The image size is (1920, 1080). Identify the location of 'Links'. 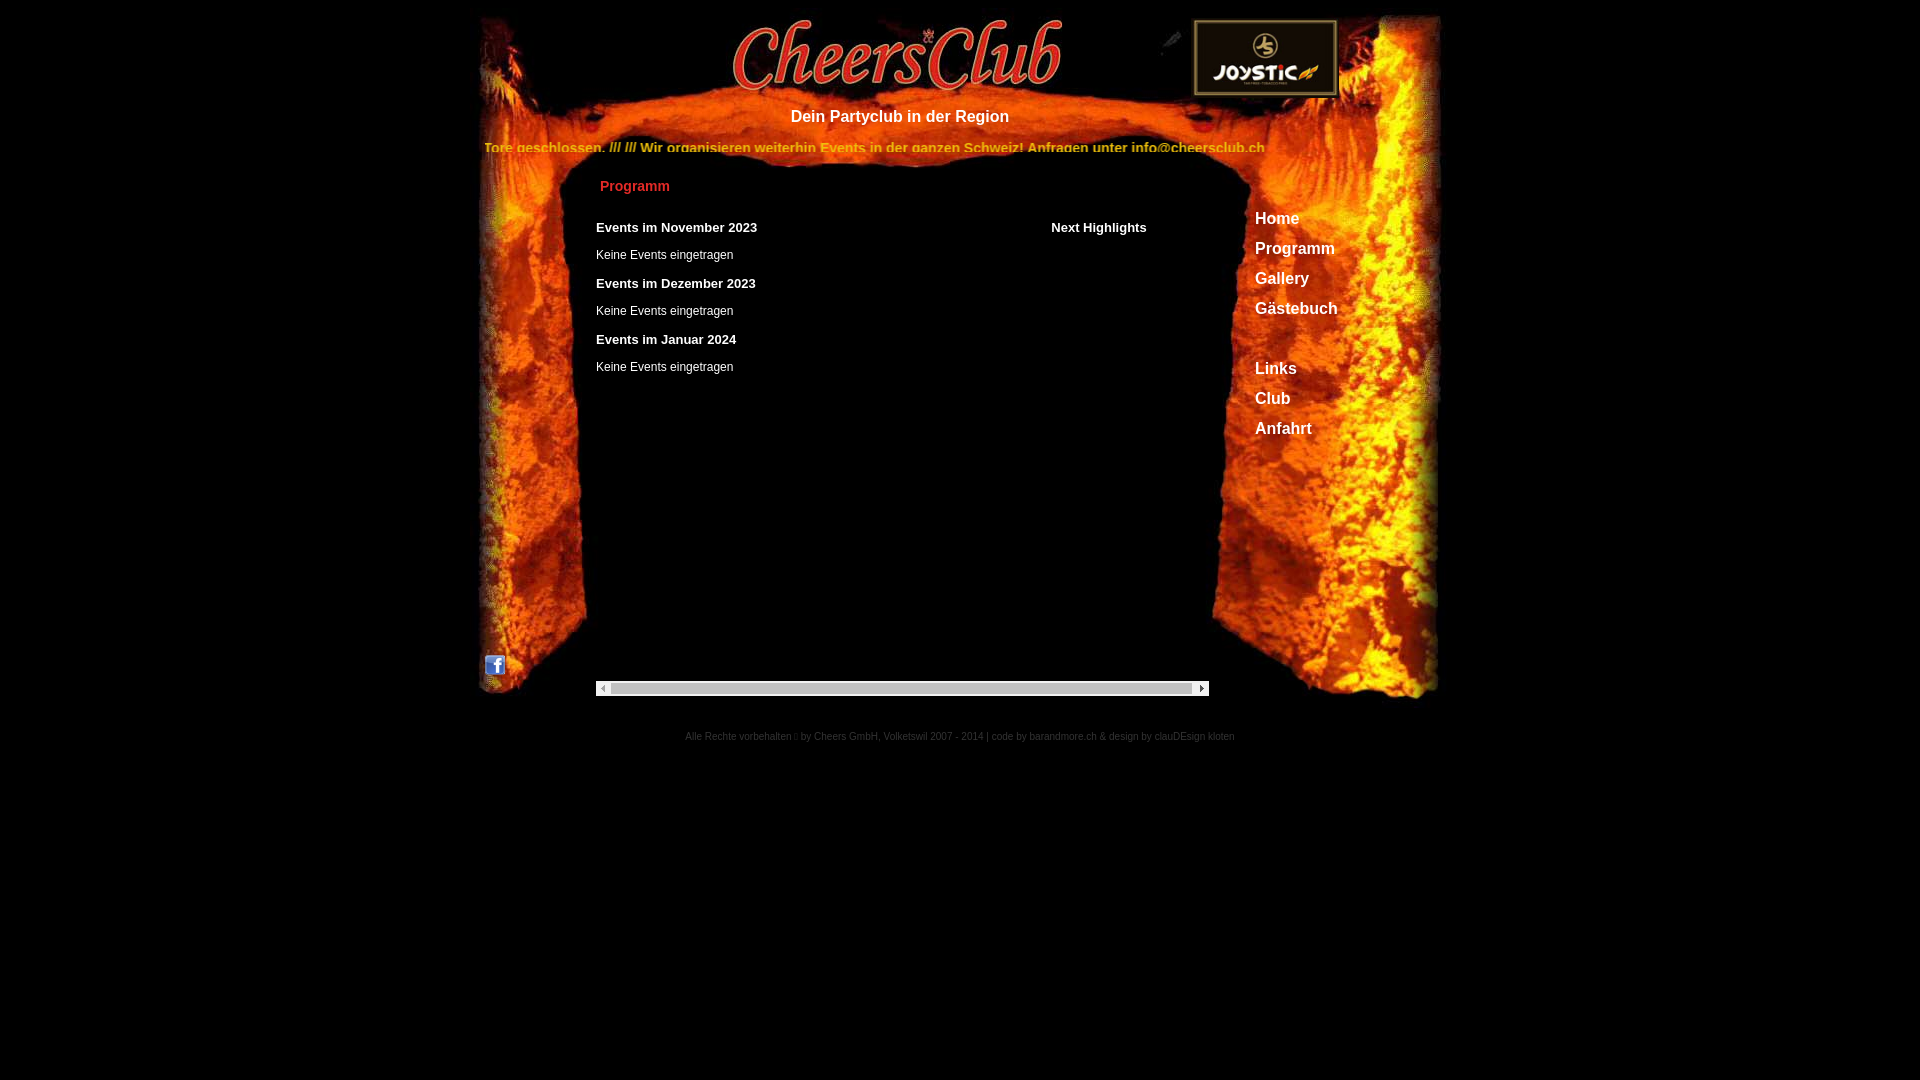
(1253, 368).